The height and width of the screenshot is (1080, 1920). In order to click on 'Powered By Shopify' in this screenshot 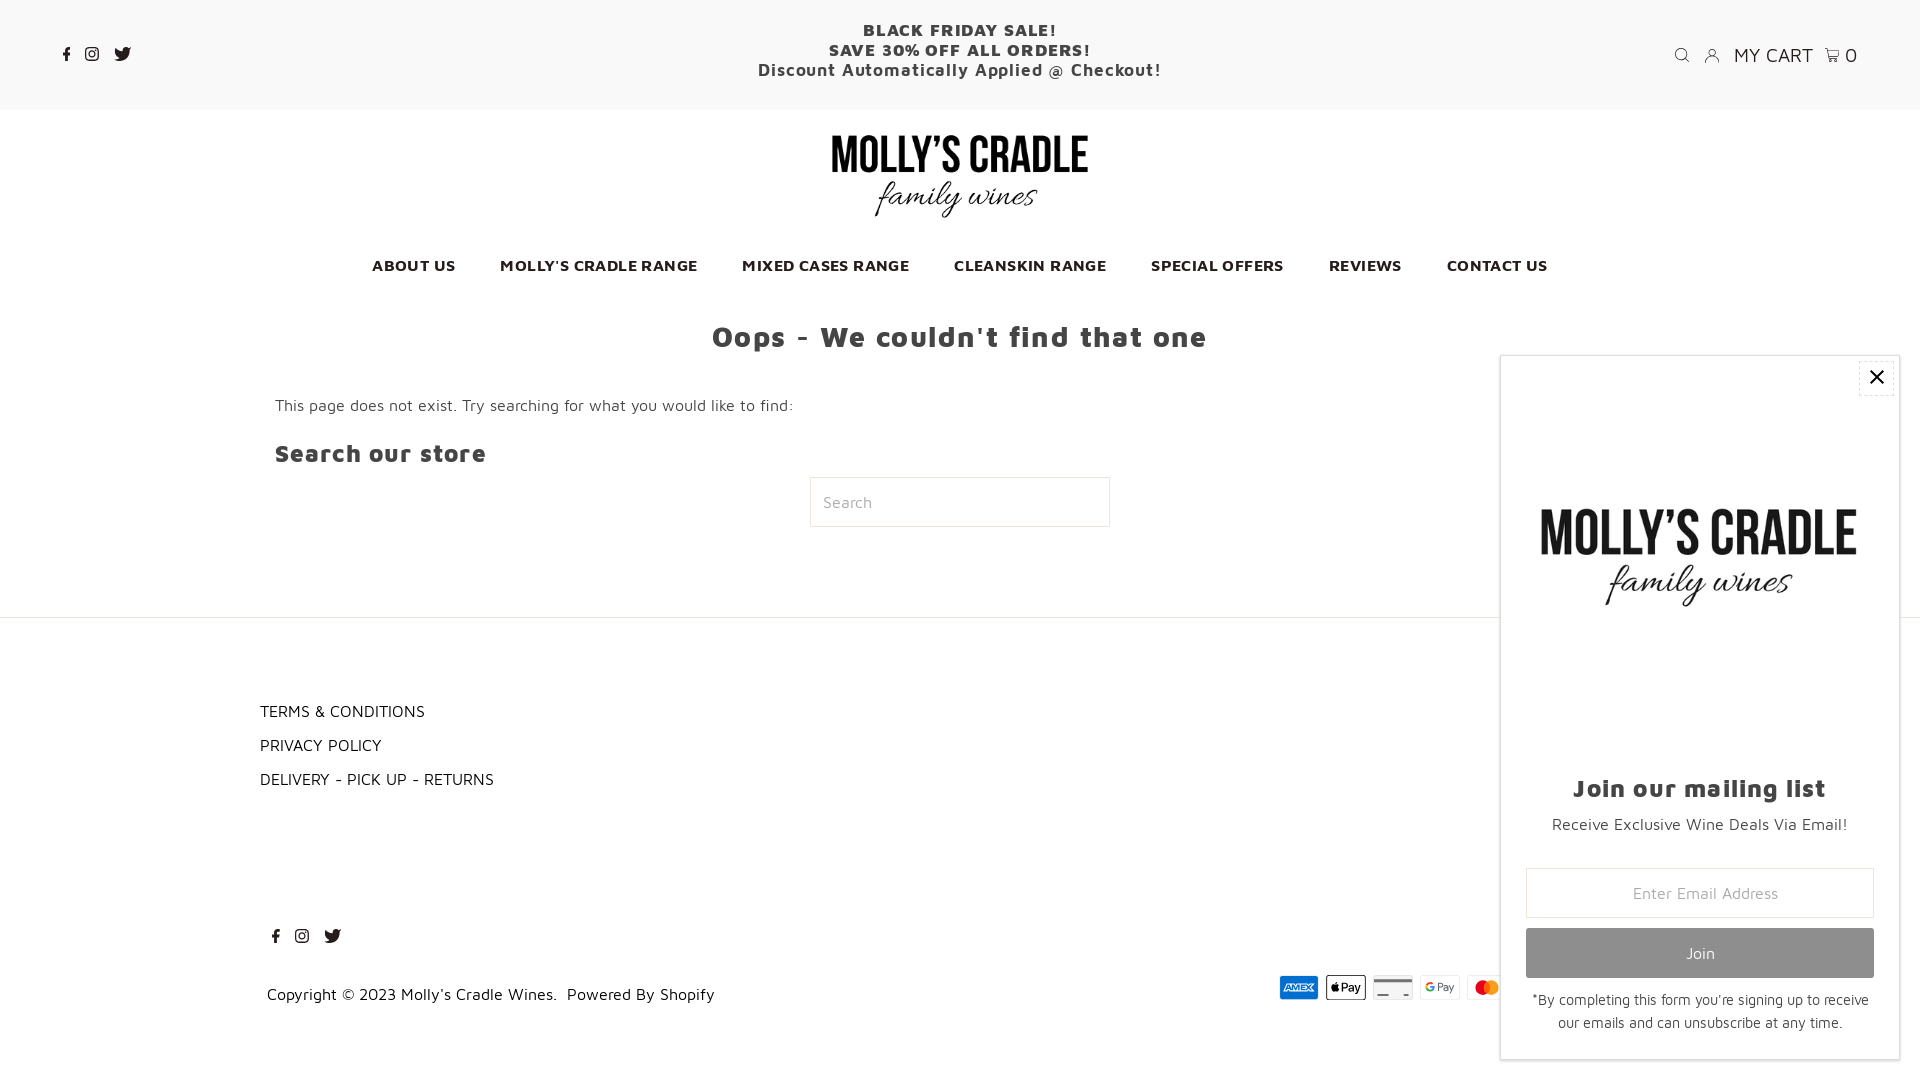, I will do `click(641, 994)`.